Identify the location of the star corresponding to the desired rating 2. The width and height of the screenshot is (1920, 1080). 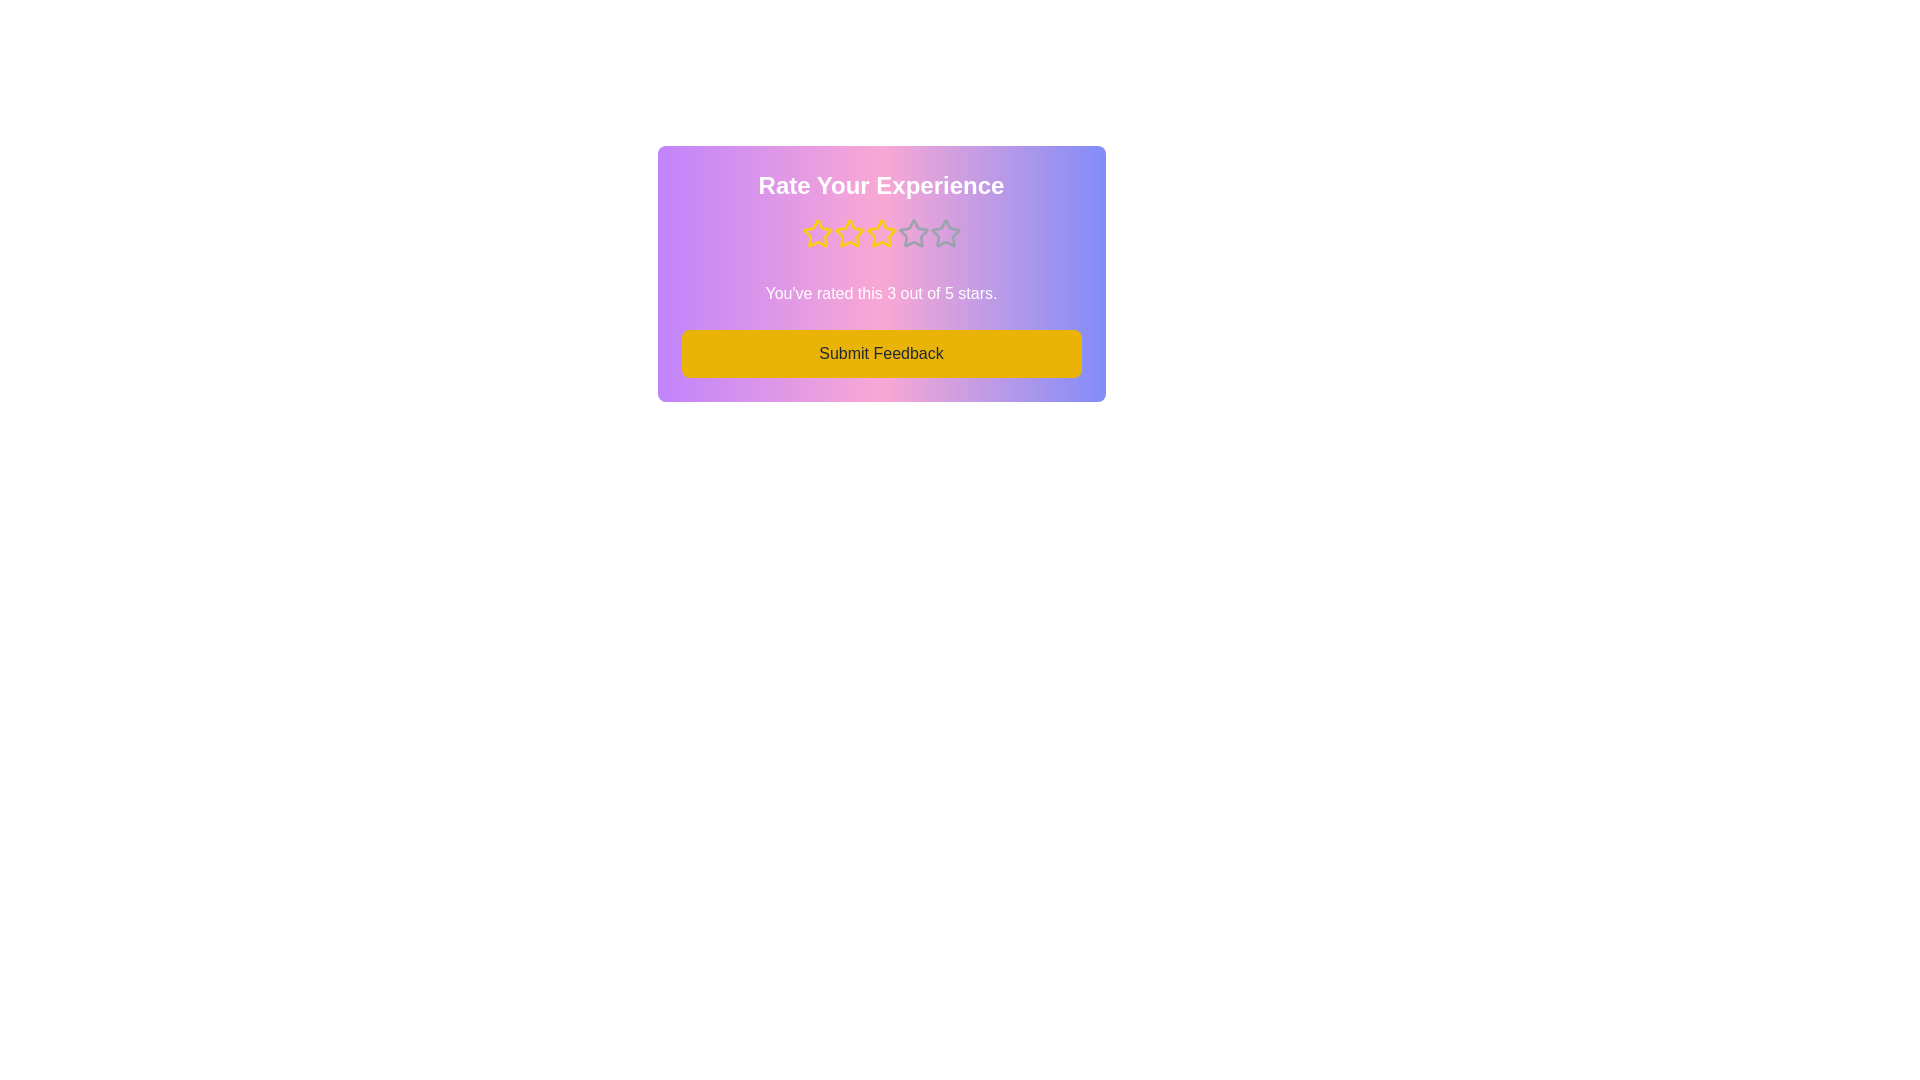
(849, 233).